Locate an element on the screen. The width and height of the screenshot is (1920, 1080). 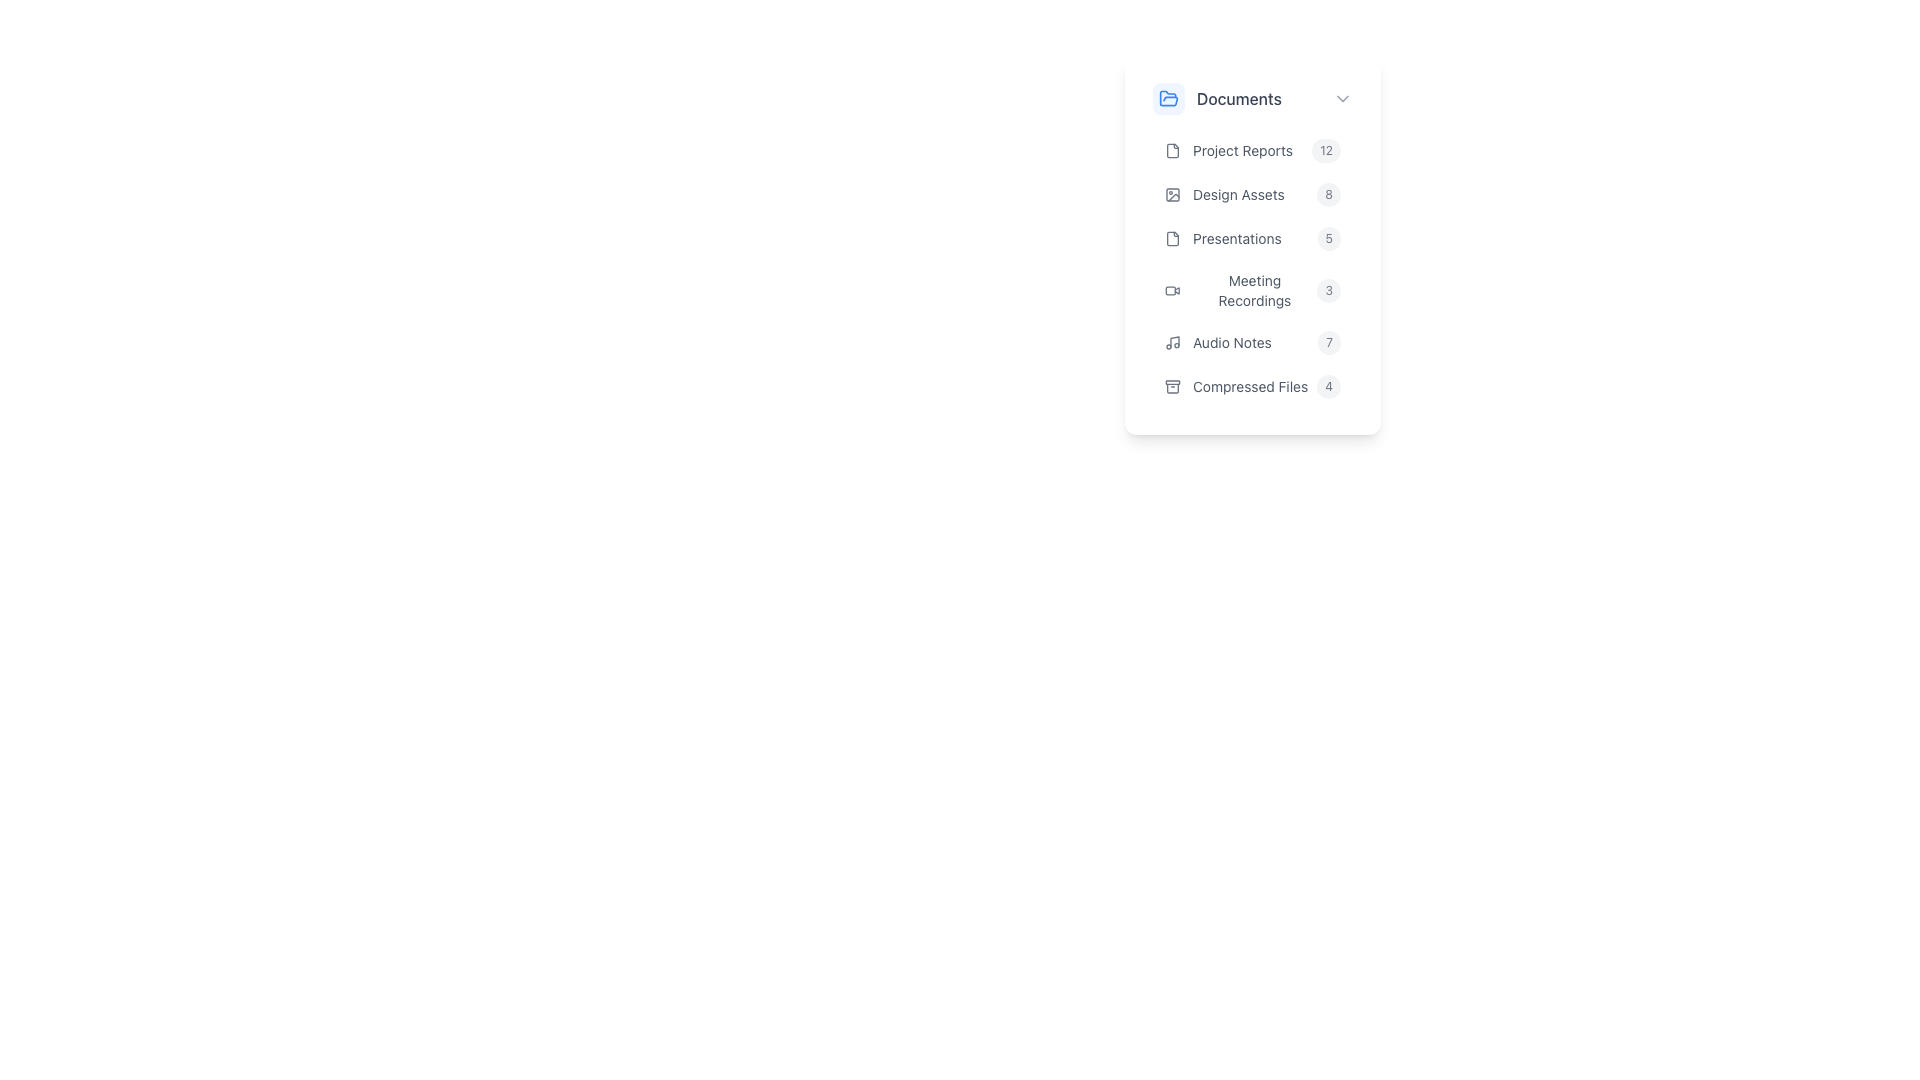
the informational badge displaying the count of items related to 'Compressed Files' is located at coordinates (1329, 386).